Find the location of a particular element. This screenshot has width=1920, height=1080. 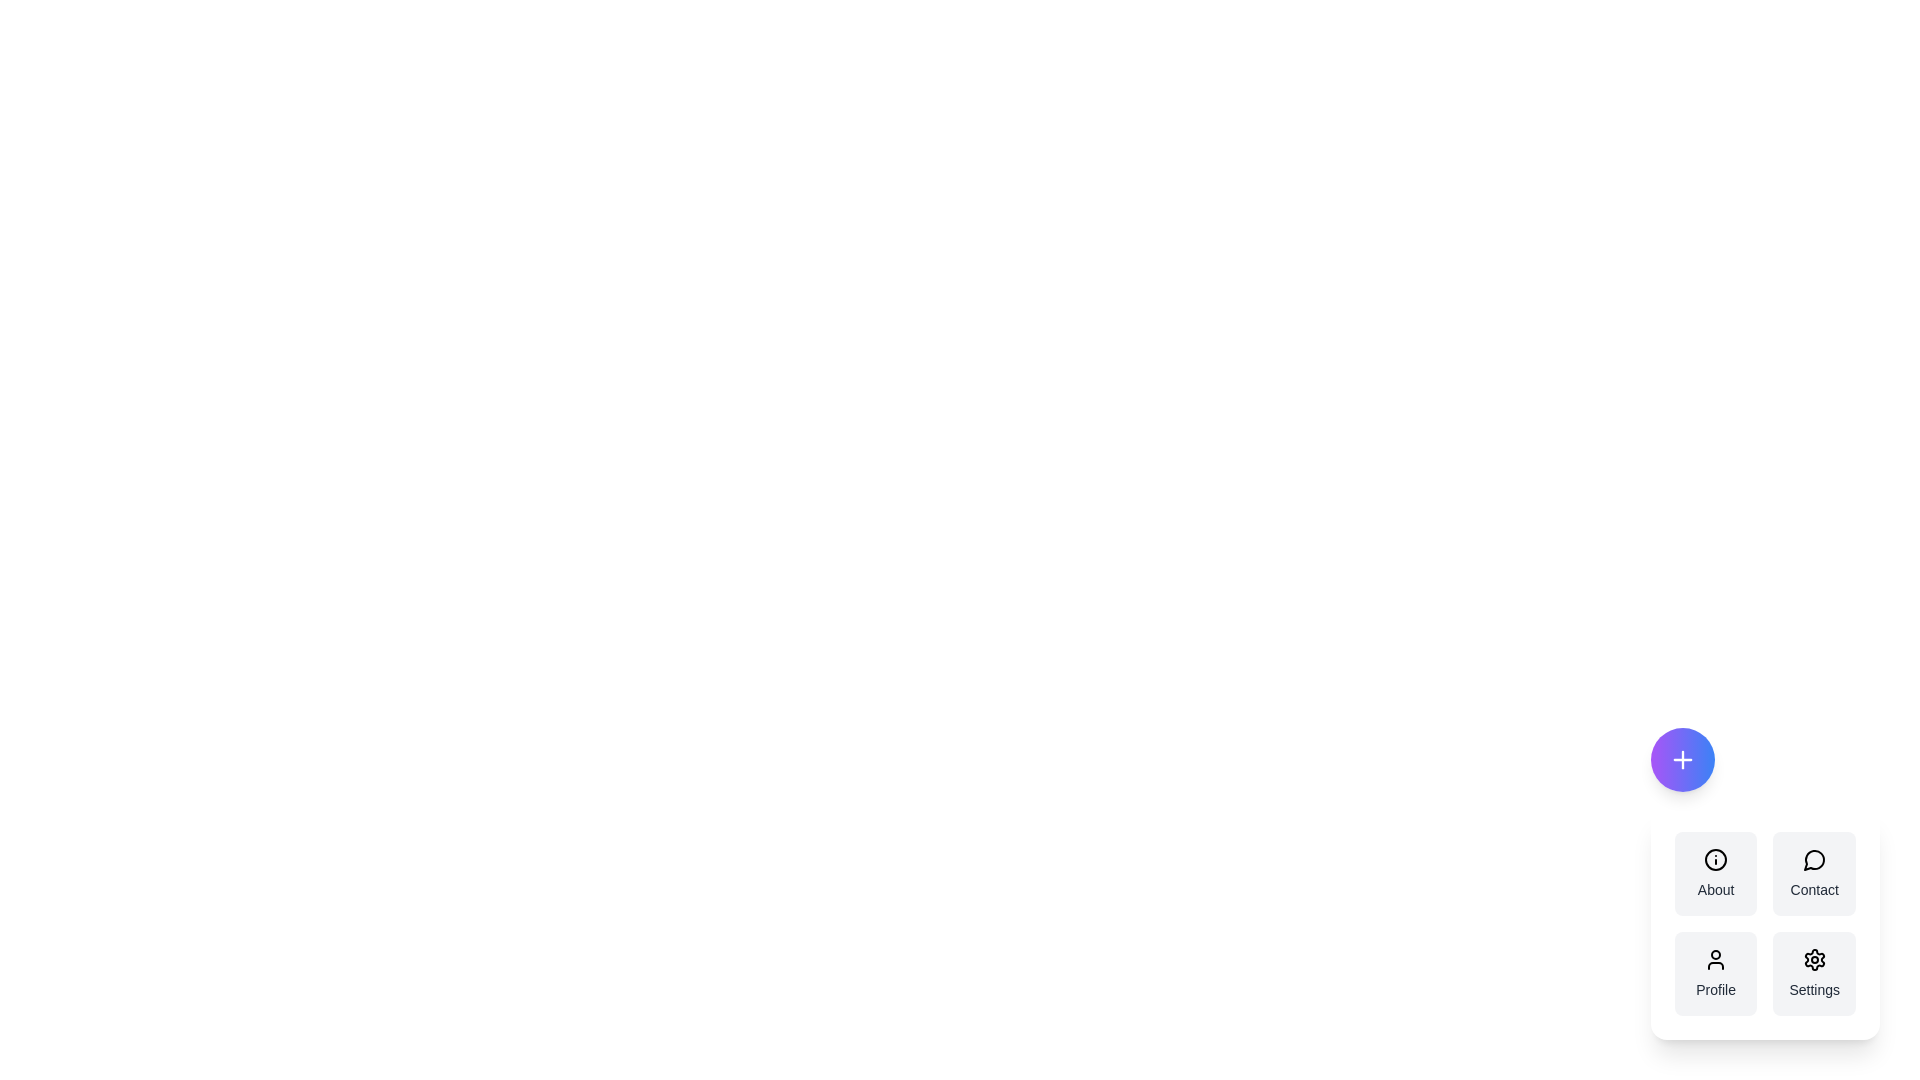

the speed dial button to observe the hover effect is located at coordinates (1681, 759).